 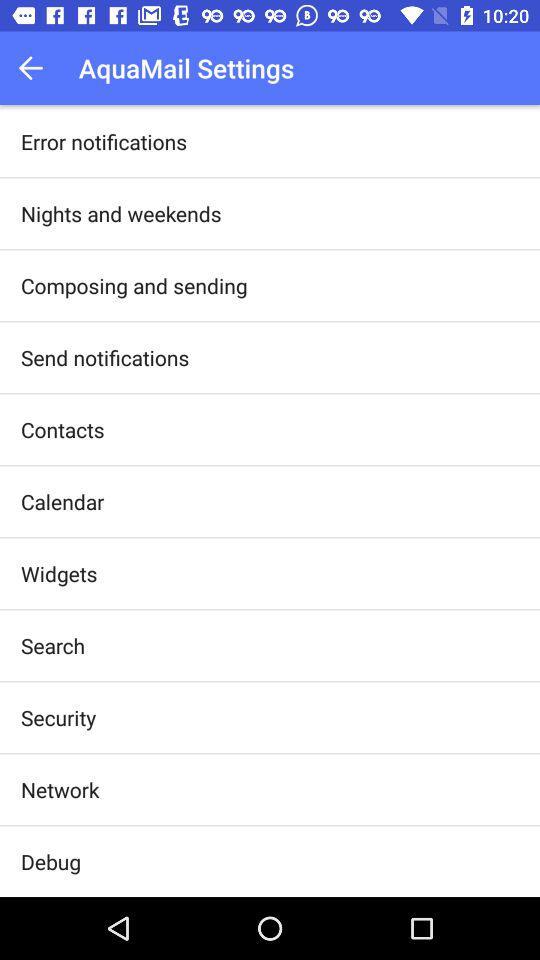 What do you see at coordinates (36, 68) in the screenshot?
I see `icon above error notifications icon` at bounding box center [36, 68].